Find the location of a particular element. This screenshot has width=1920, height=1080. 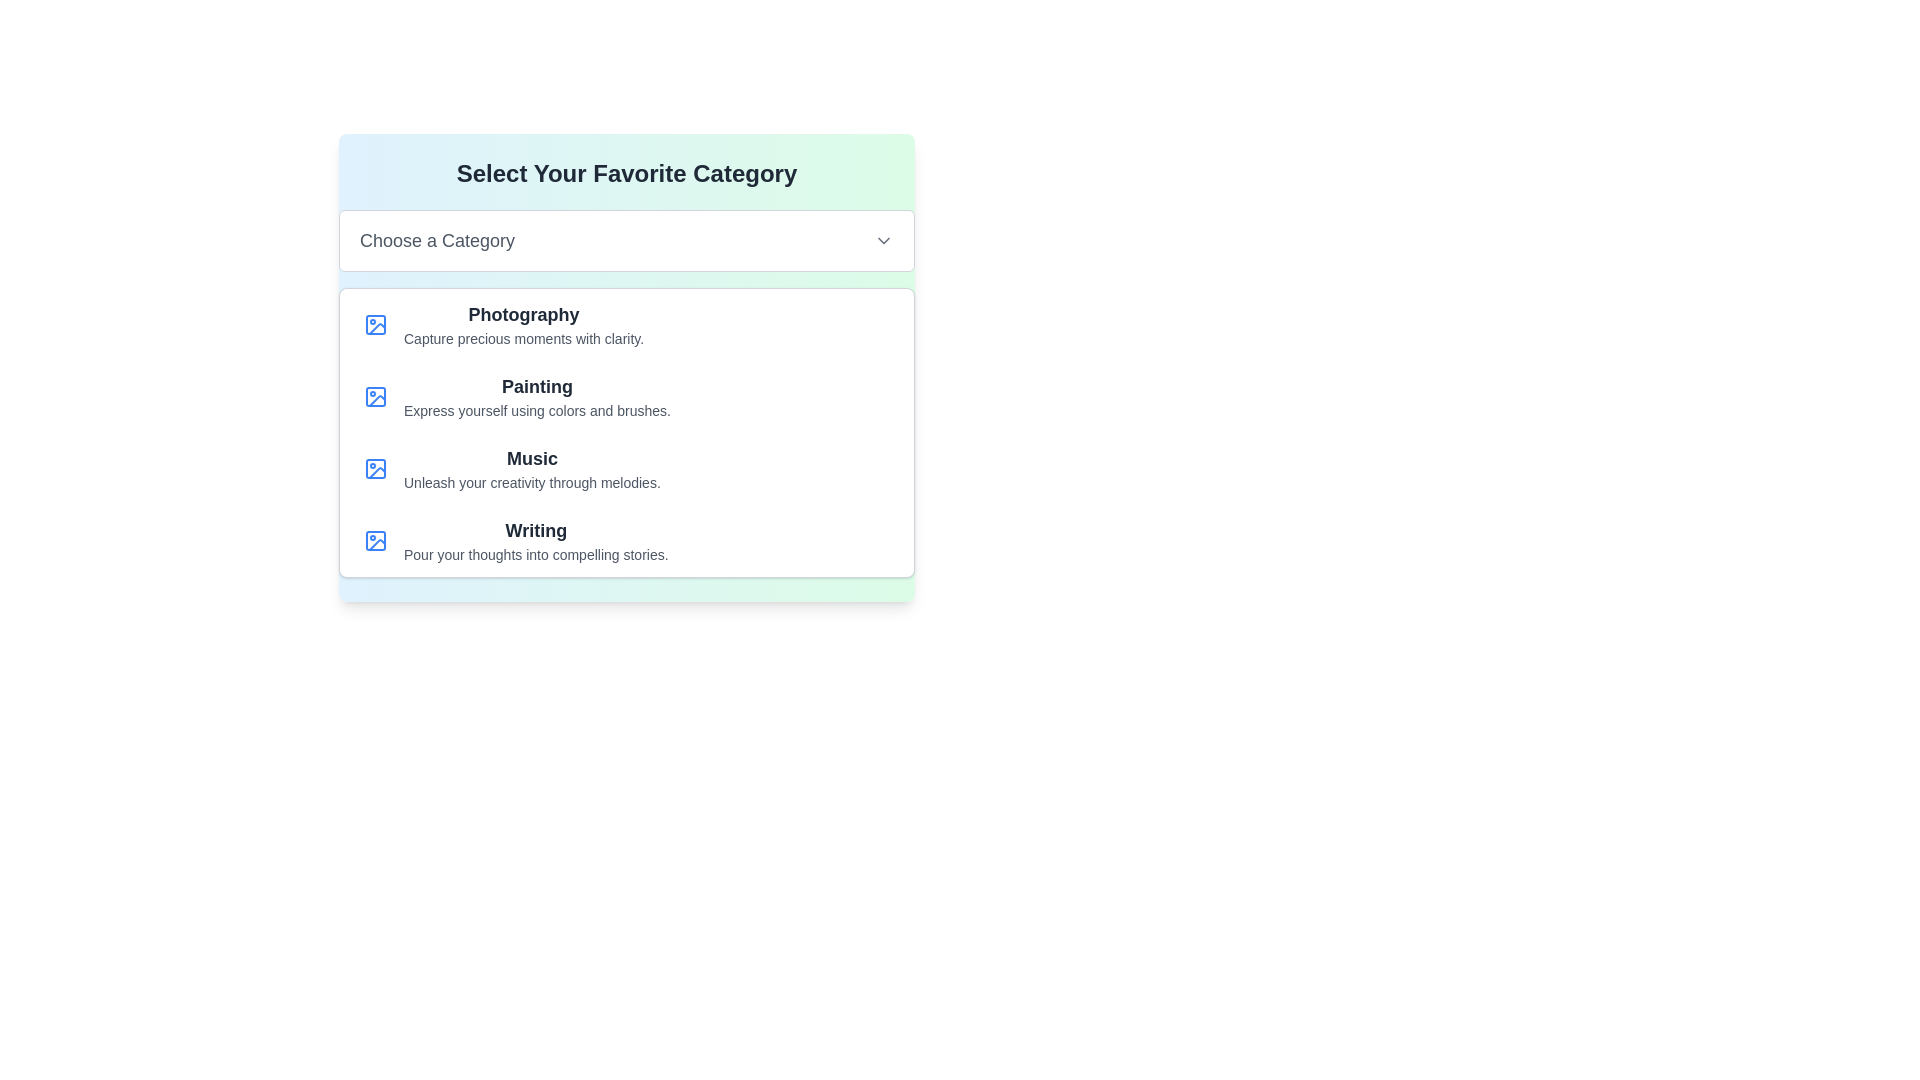

the triangular corner shape of the 'Writing' icon located in the lower-right corner of the icon within the fourth row of the list panel is located at coordinates (377, 545).